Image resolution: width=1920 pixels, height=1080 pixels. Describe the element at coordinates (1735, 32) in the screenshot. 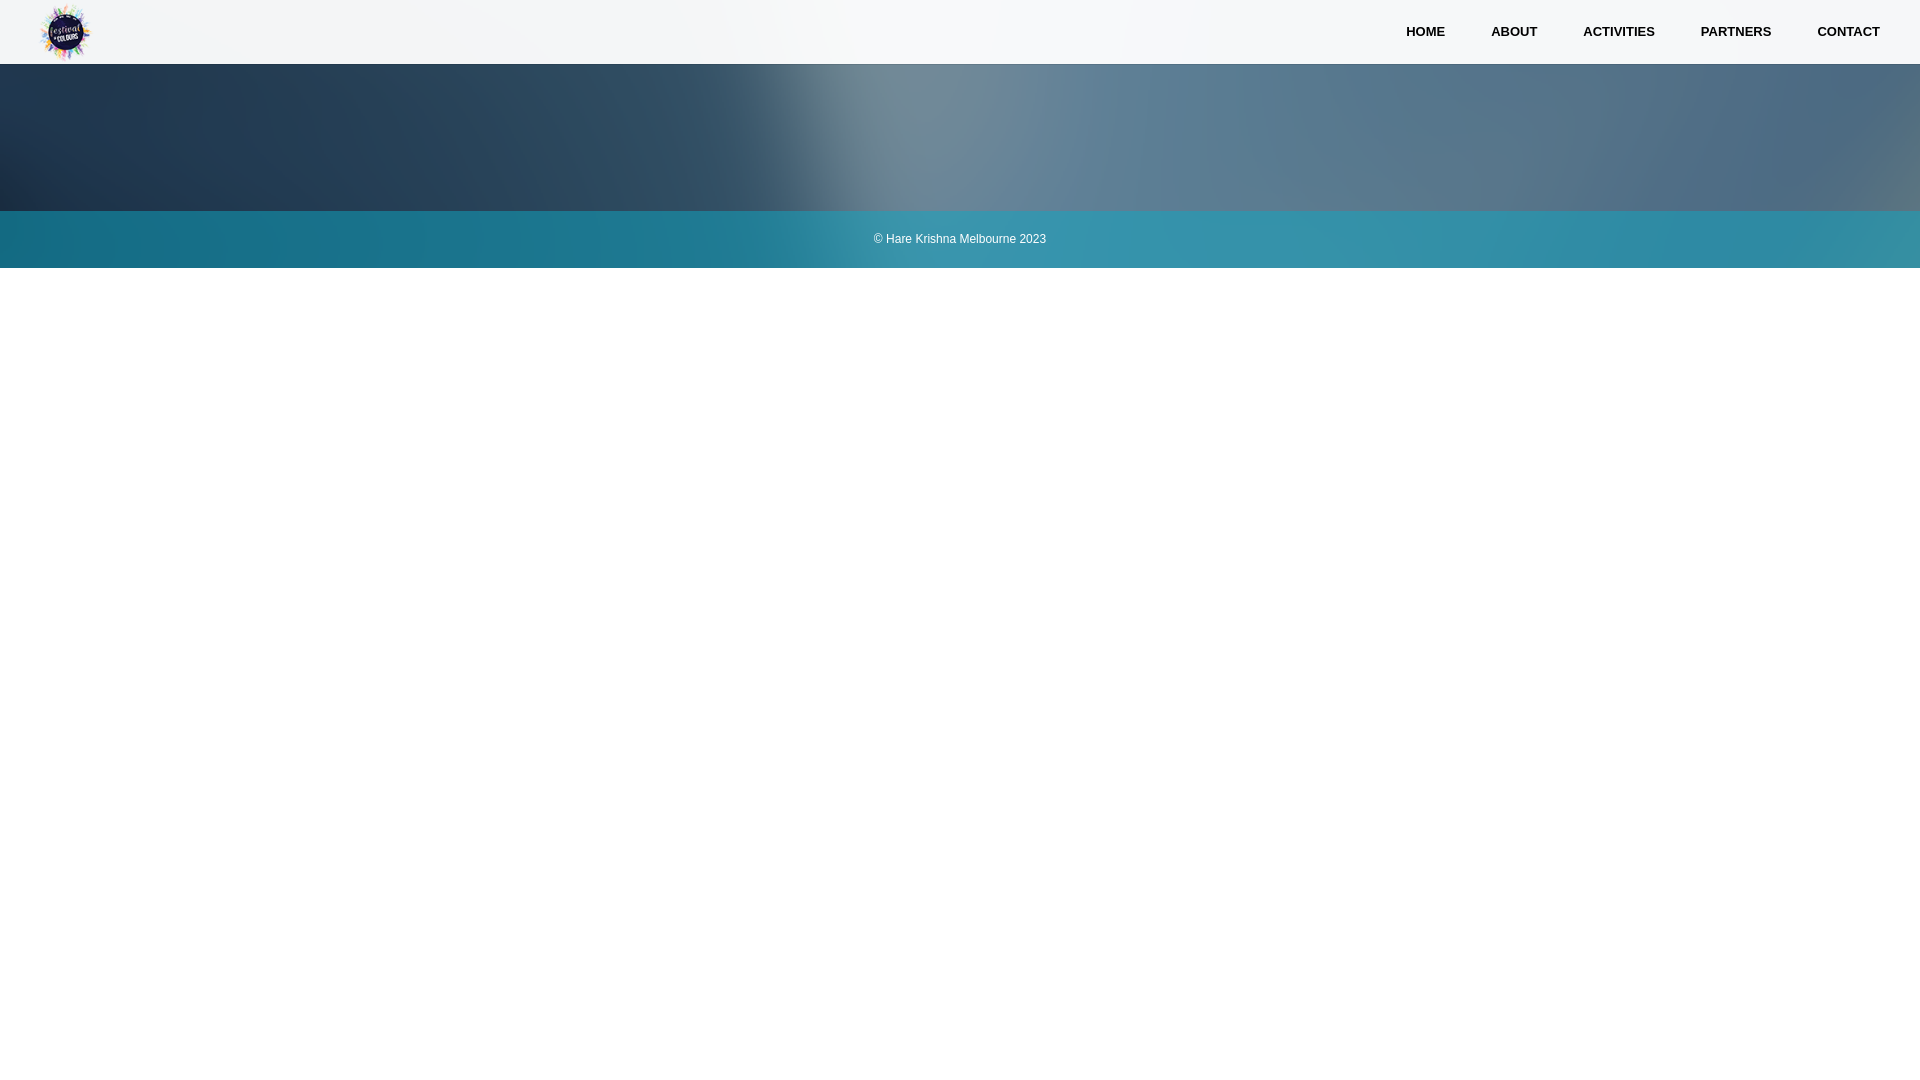

I see `'PARTNERS'` at that location.